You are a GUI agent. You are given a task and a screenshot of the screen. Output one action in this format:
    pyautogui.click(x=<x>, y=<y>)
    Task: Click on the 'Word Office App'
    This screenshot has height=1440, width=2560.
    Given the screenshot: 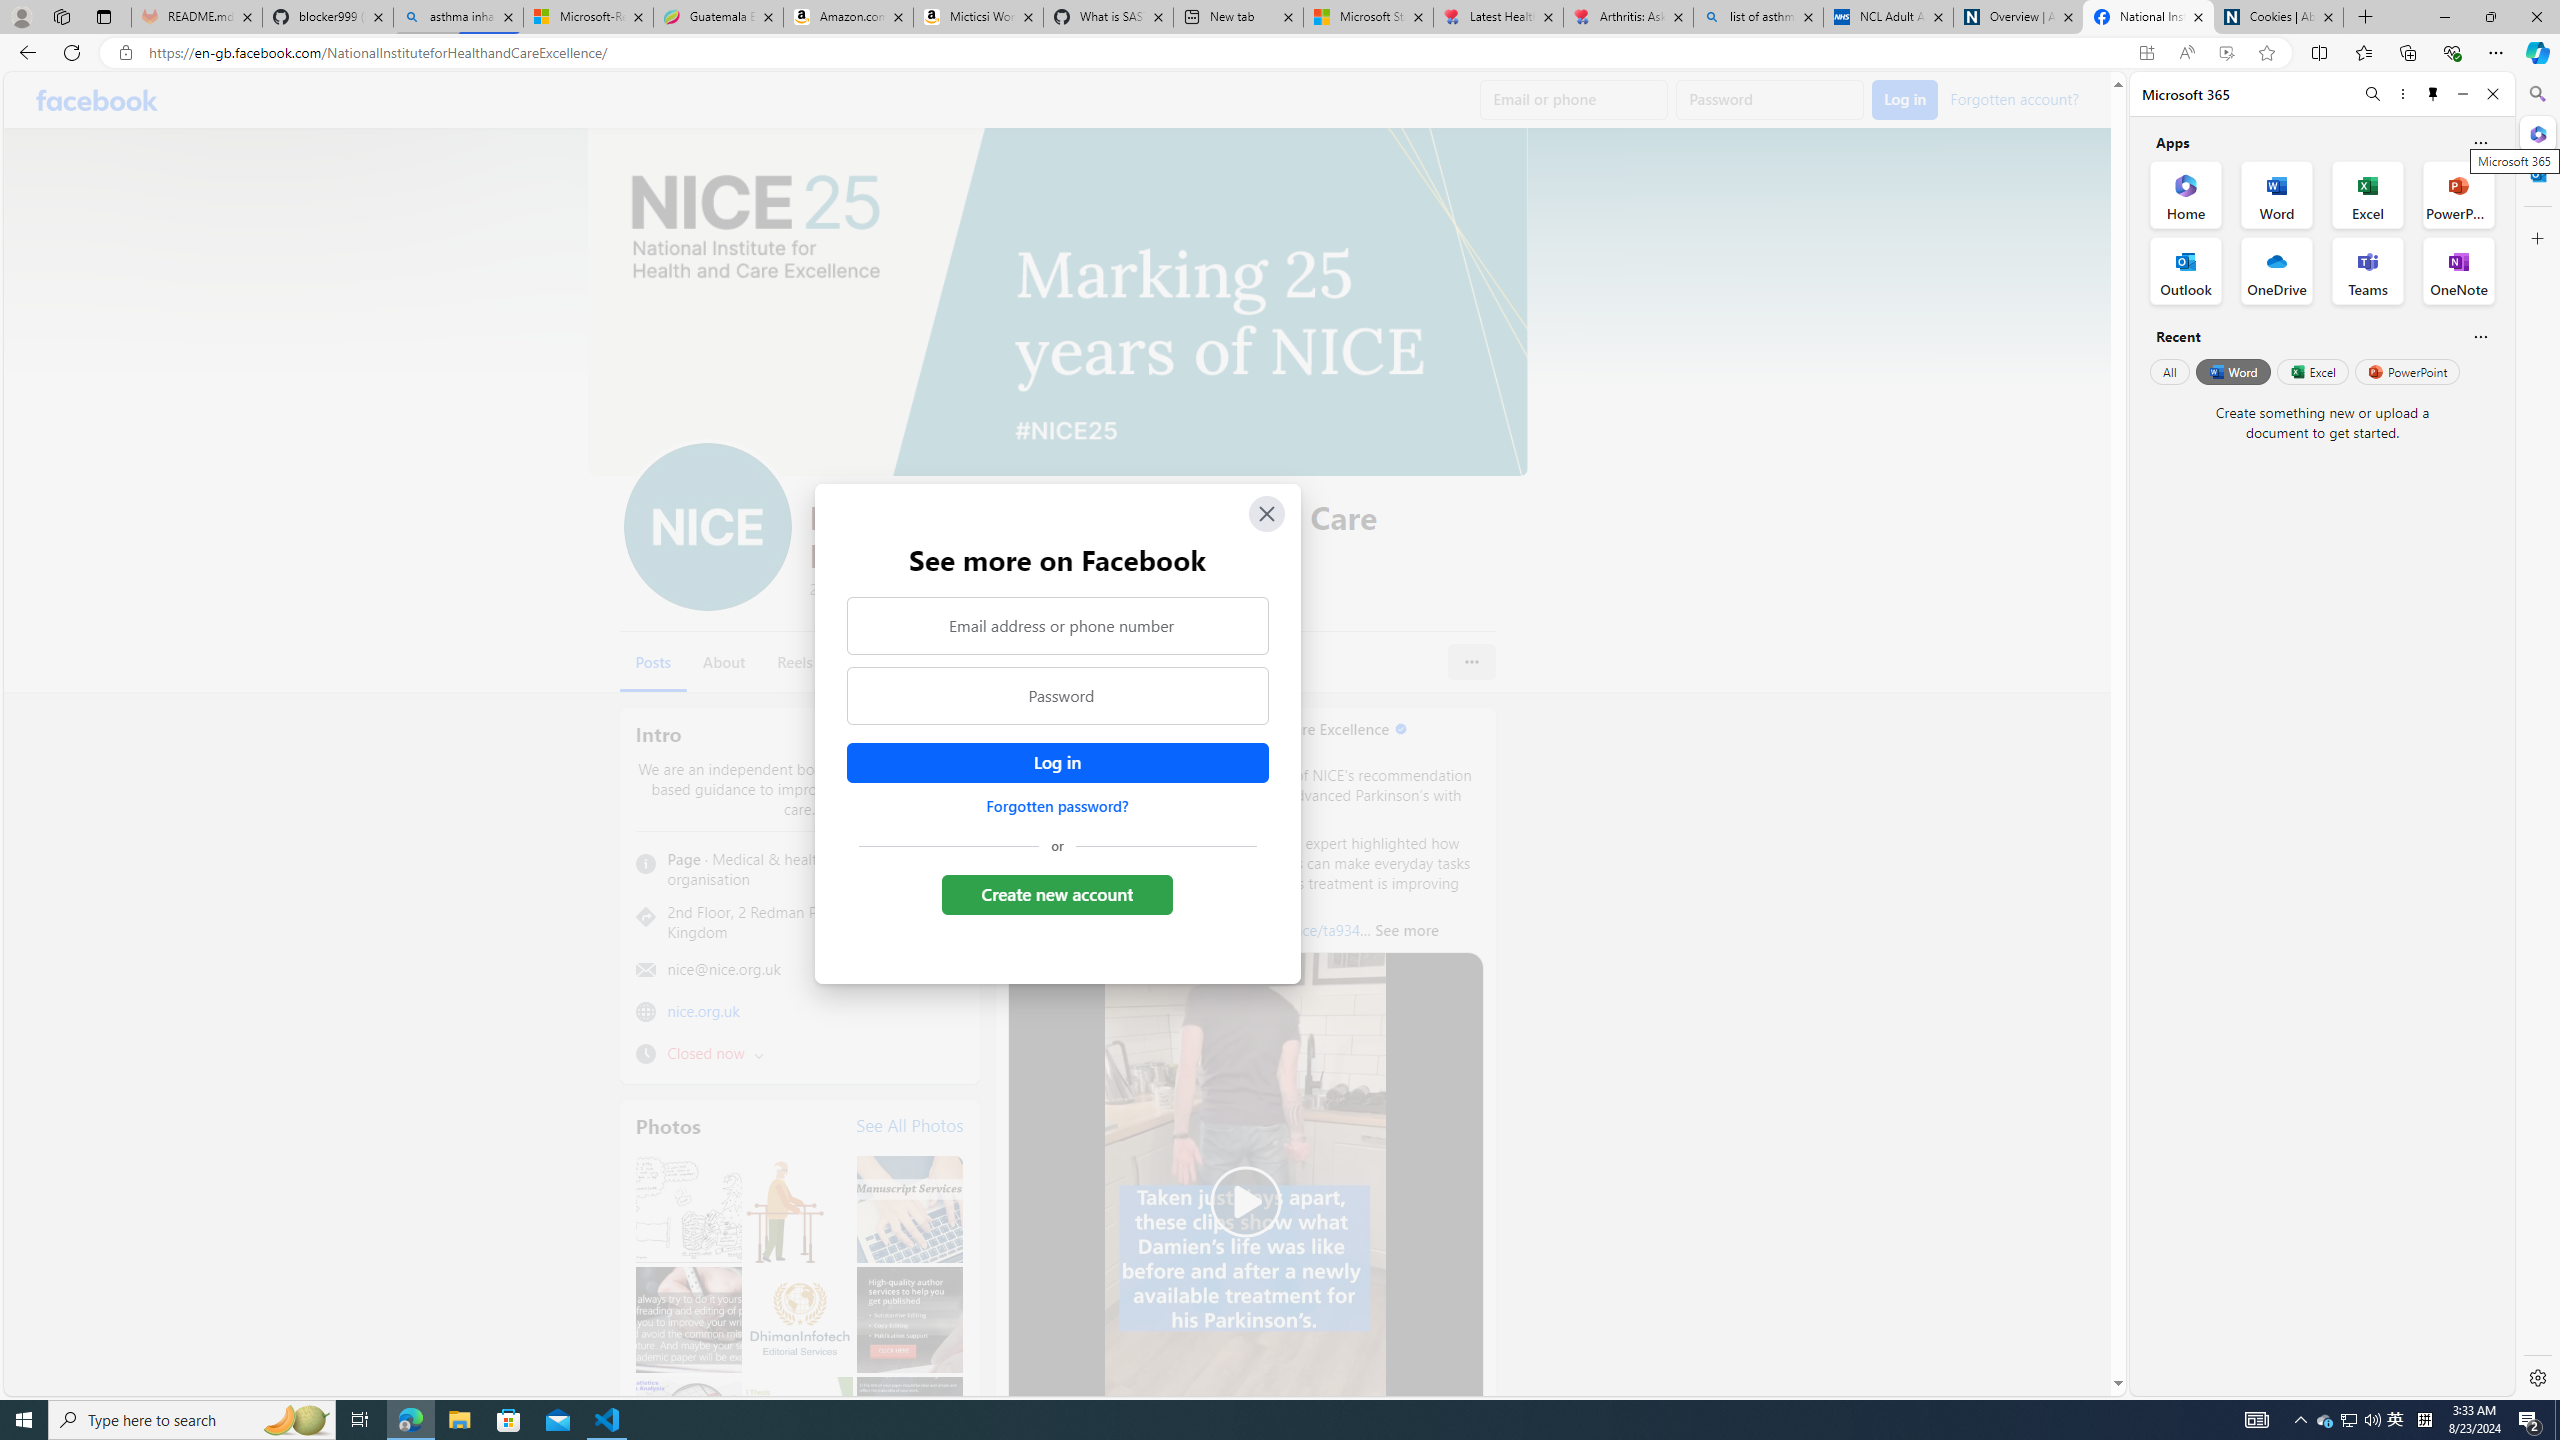 What is the action you would take?
    pyautogui.click(x=2276, y=195)
    